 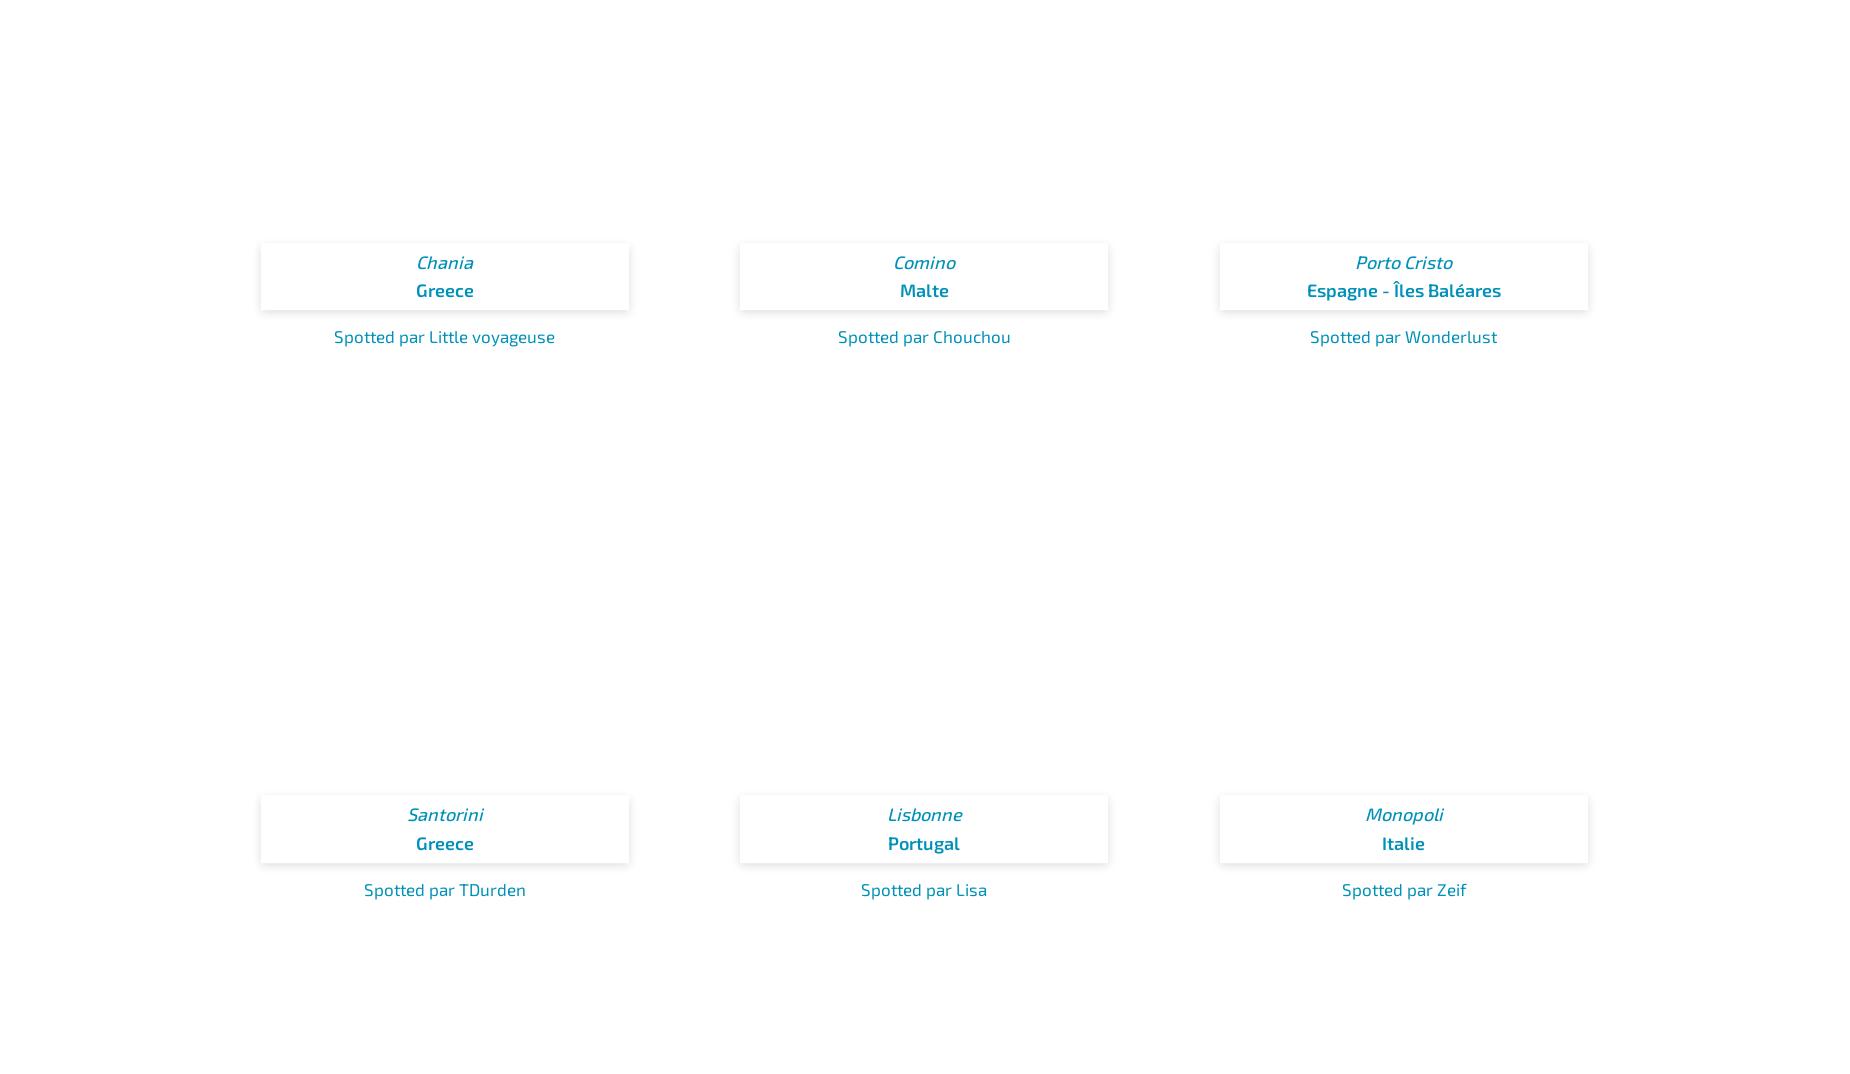 What do you see at coordinates (1304, 289) in the screenshot?
I see `'Espagne - Îles Baléares'` at bounding box center [1304, 289].